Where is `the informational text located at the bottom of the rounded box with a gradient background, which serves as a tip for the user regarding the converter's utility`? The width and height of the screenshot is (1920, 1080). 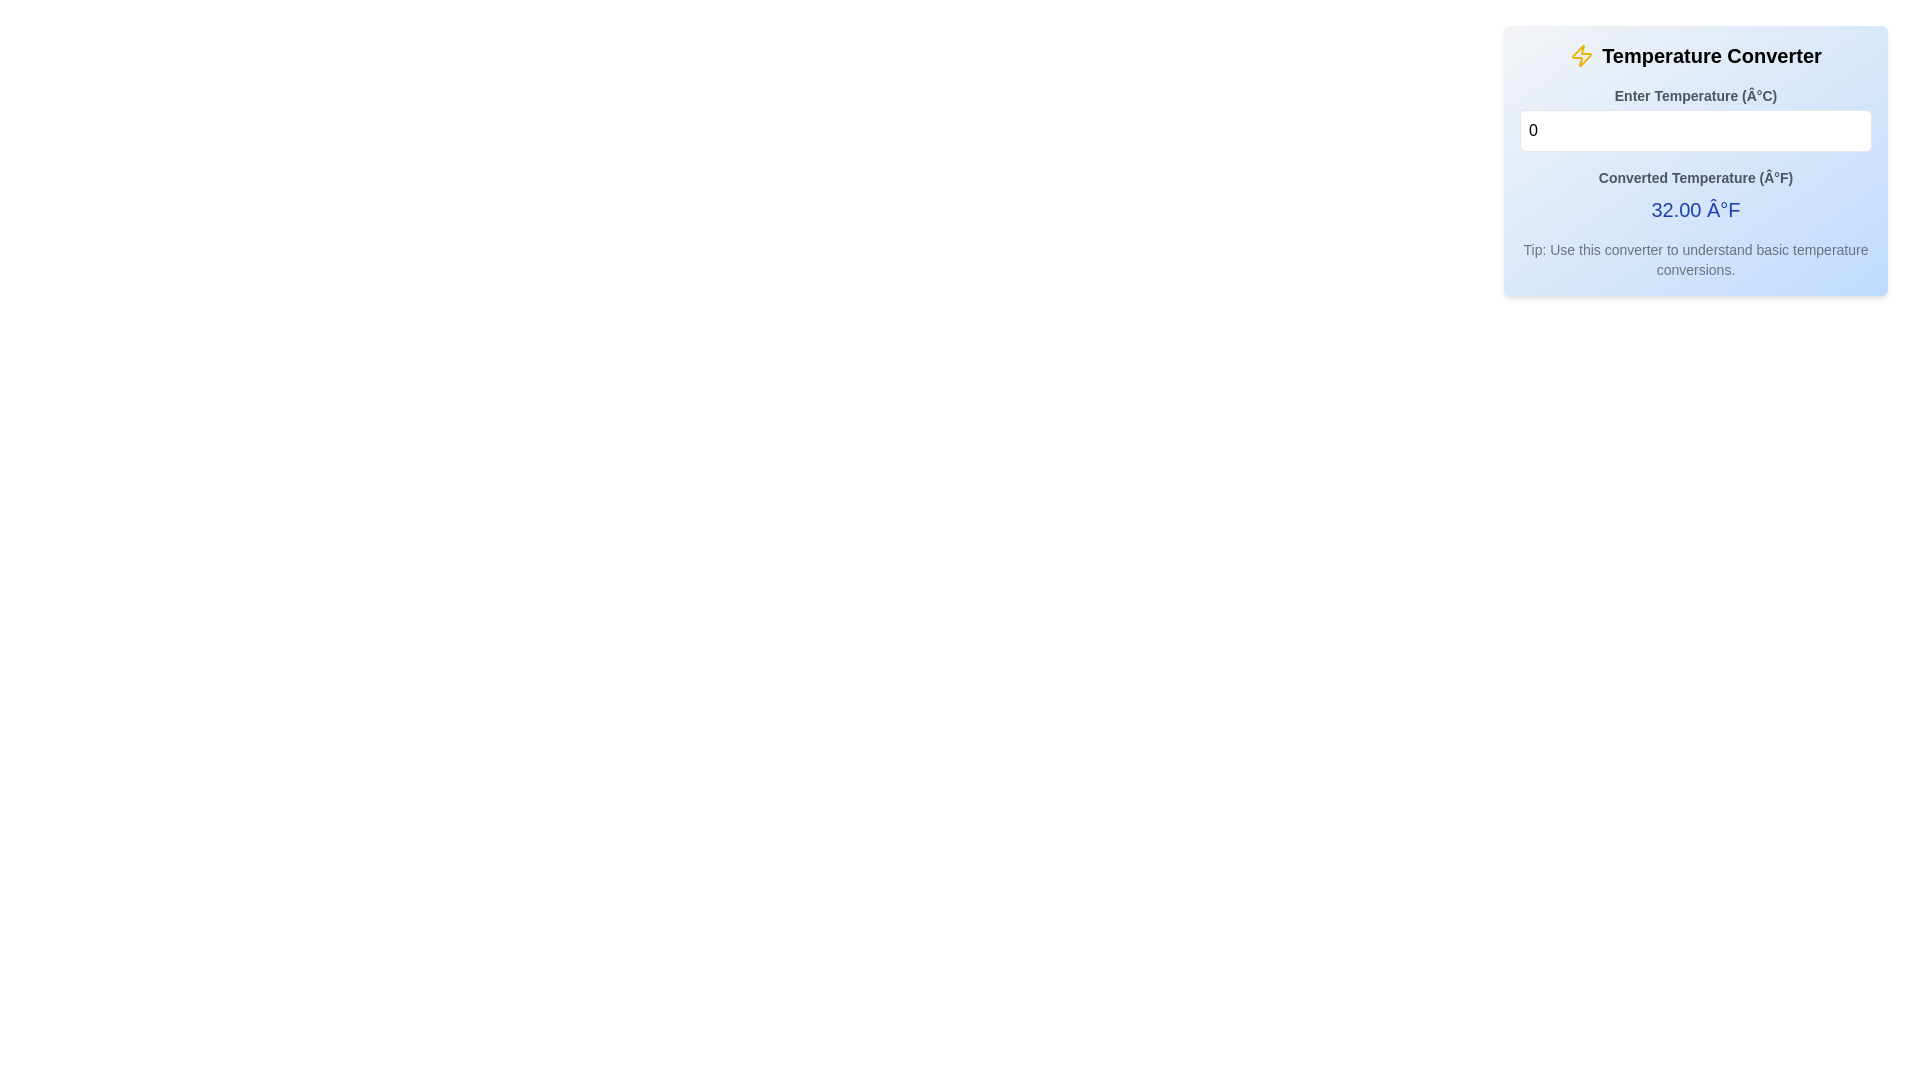
the informational text located at the bottom of the rounded box with a gradient background, which serves as a tip for the user regarding the converter's utility is located at coordinates (1694, 258).